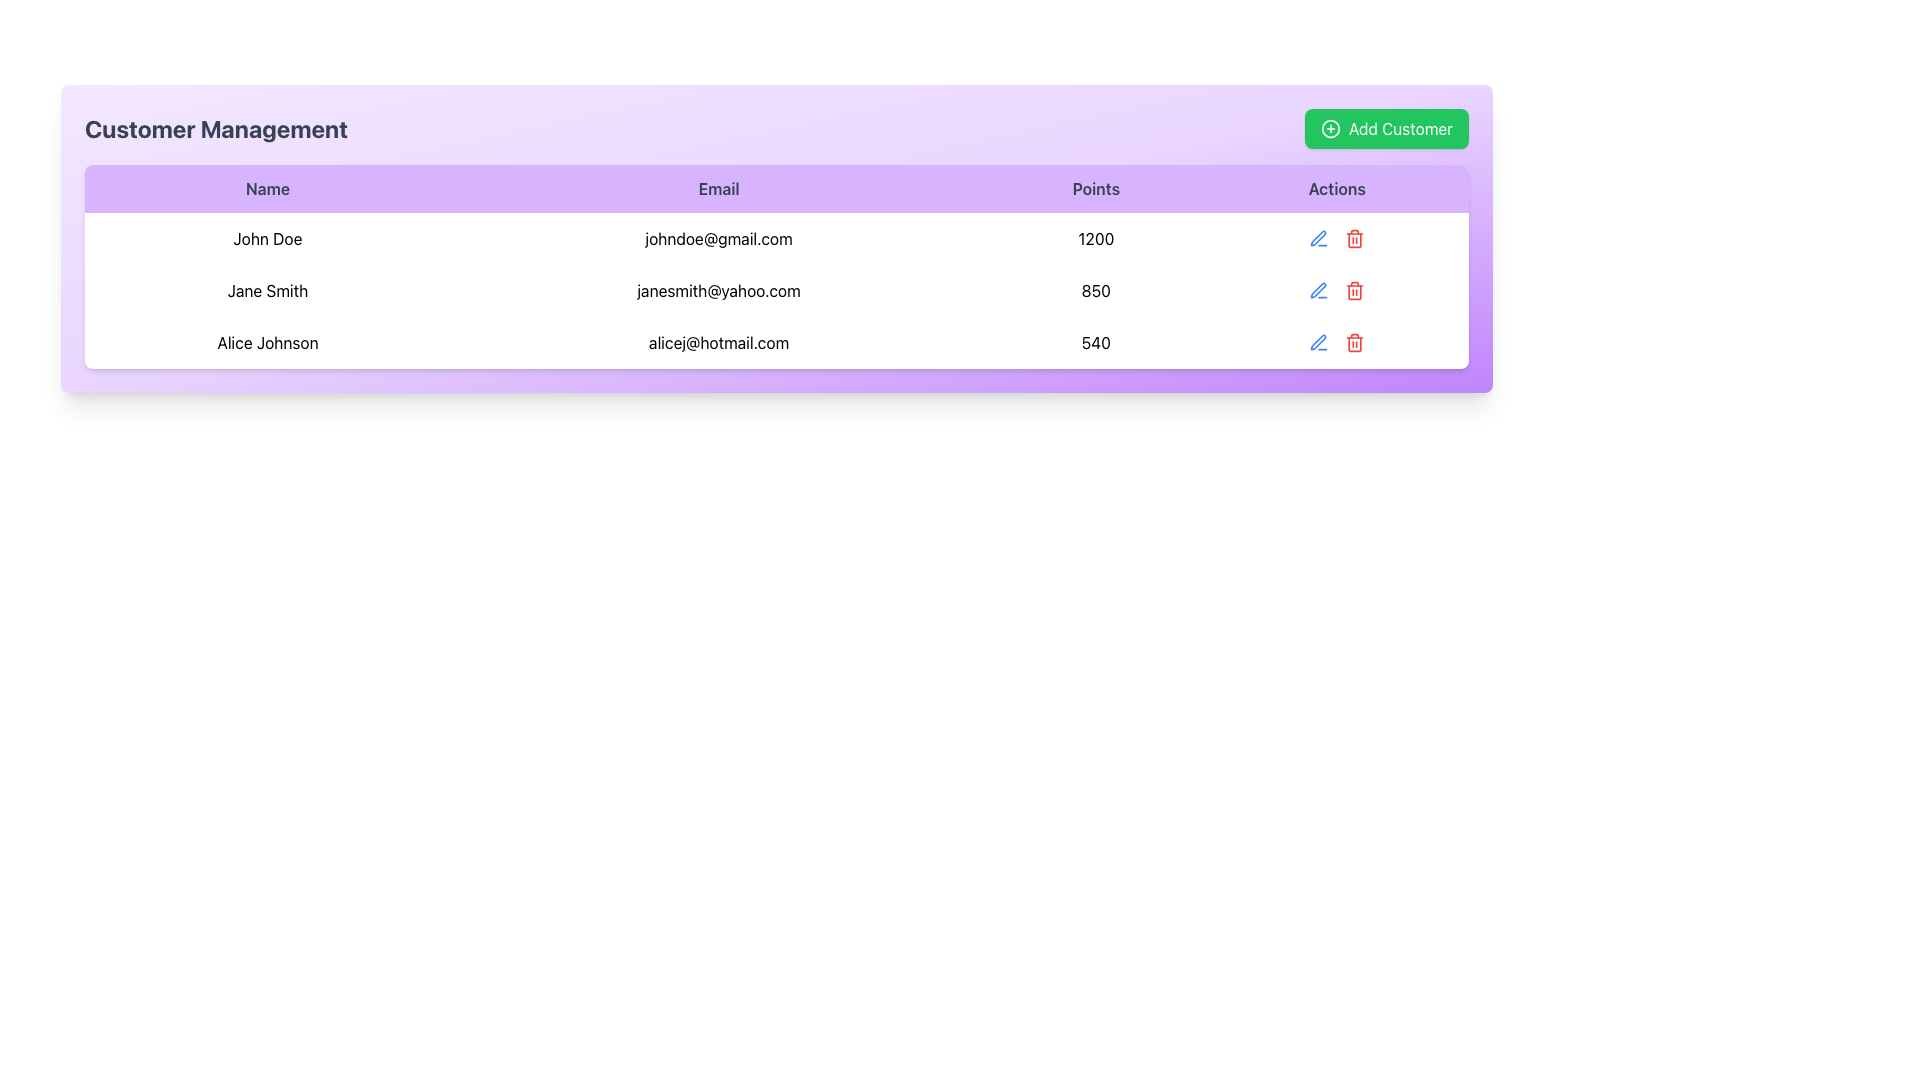  What do you see at coordinates (1330, 128) in the screenshot?
I see `the circular green icon with a plus sign, located to the left of the 'Add Customer' label` at bounding box center [1330, 128].